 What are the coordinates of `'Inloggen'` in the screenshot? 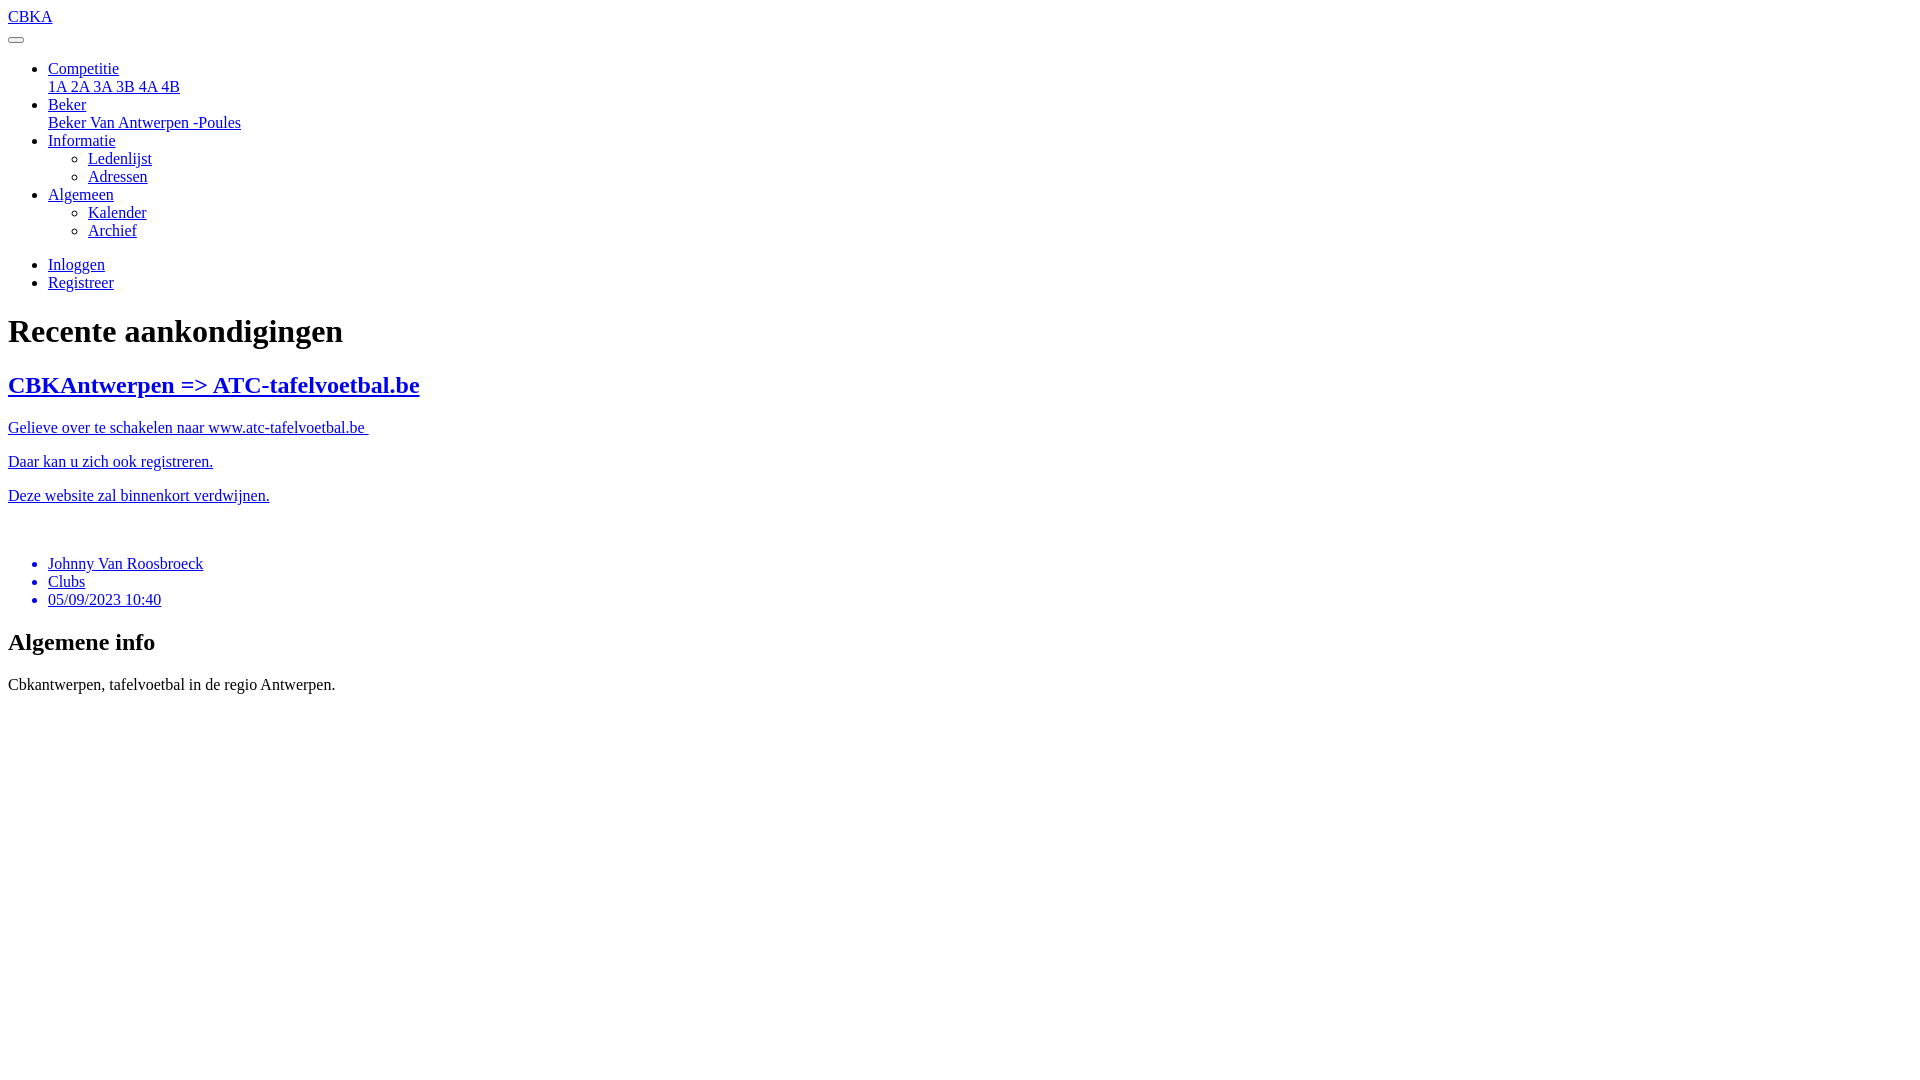 It's located at (76, 263).